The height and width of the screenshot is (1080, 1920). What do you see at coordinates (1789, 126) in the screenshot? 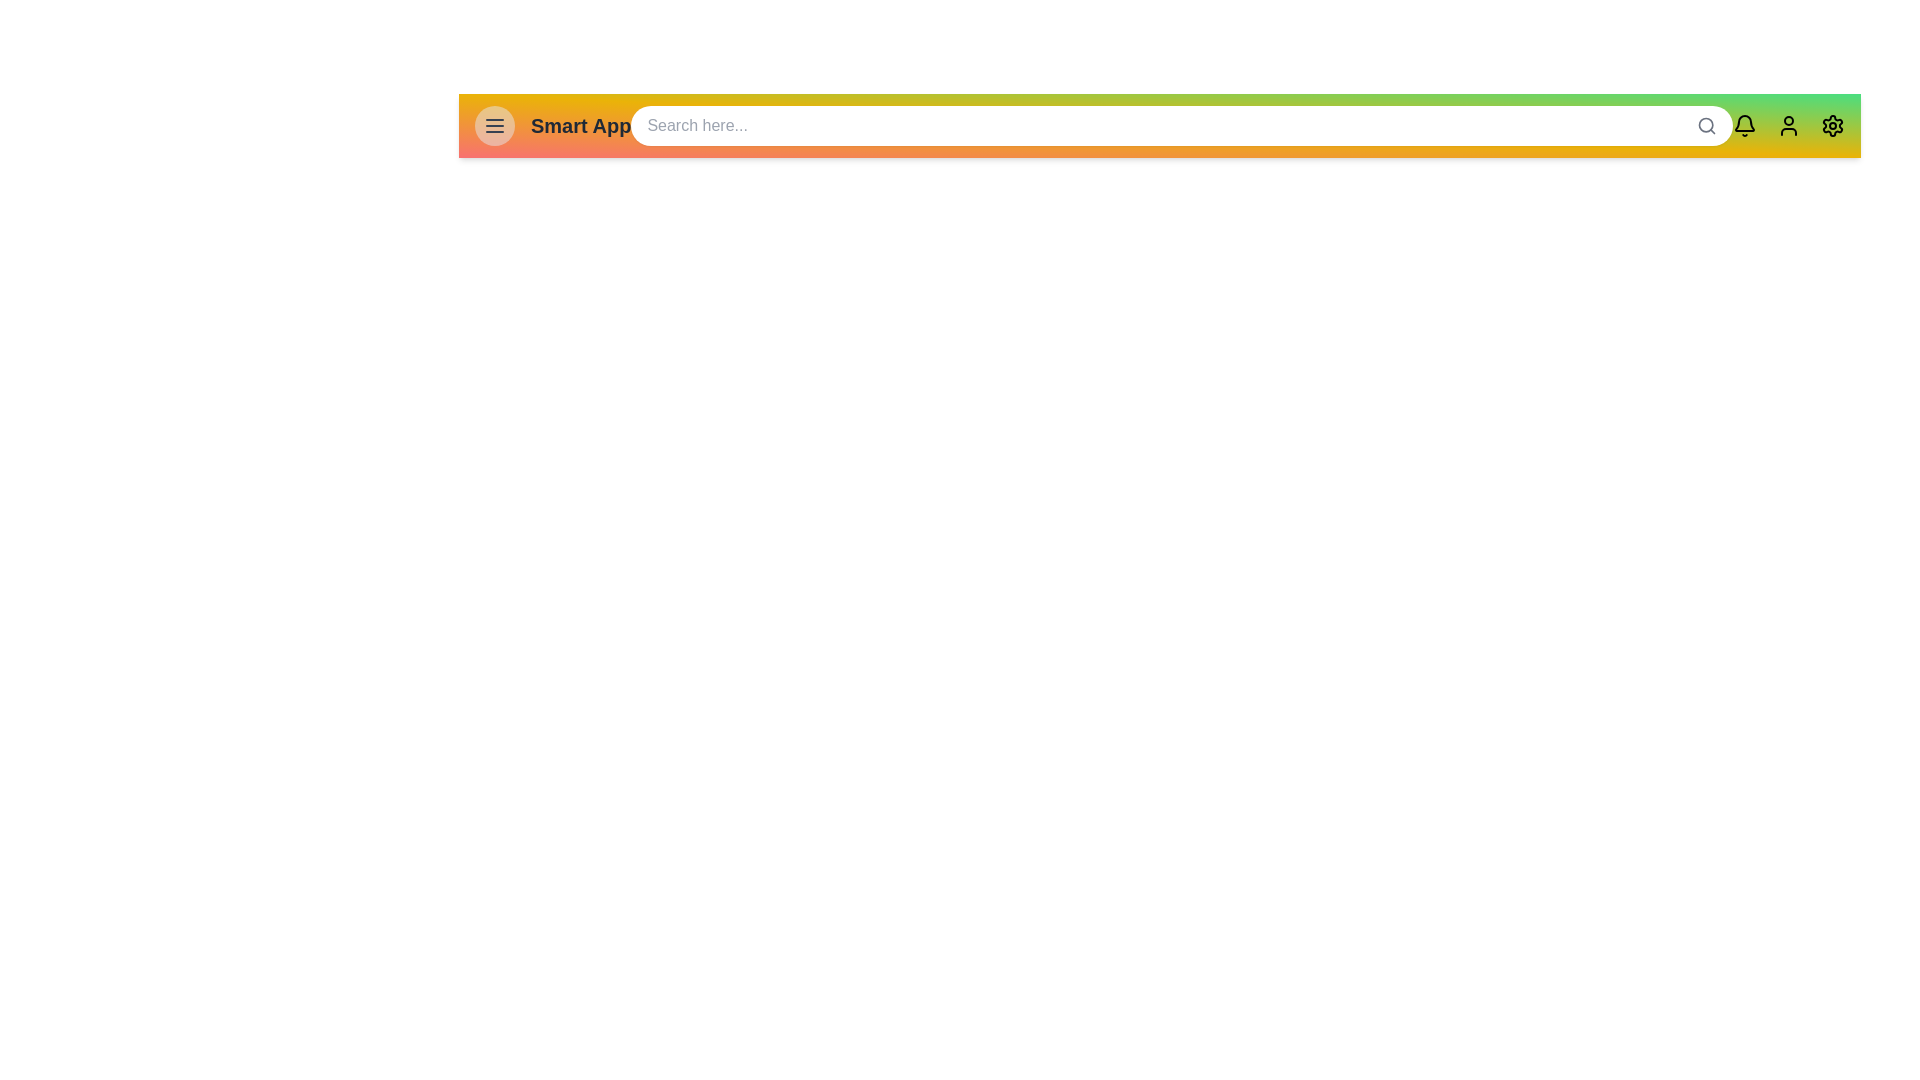
I see `the user icon to access user-related options` at bounding box center [1789, 126].